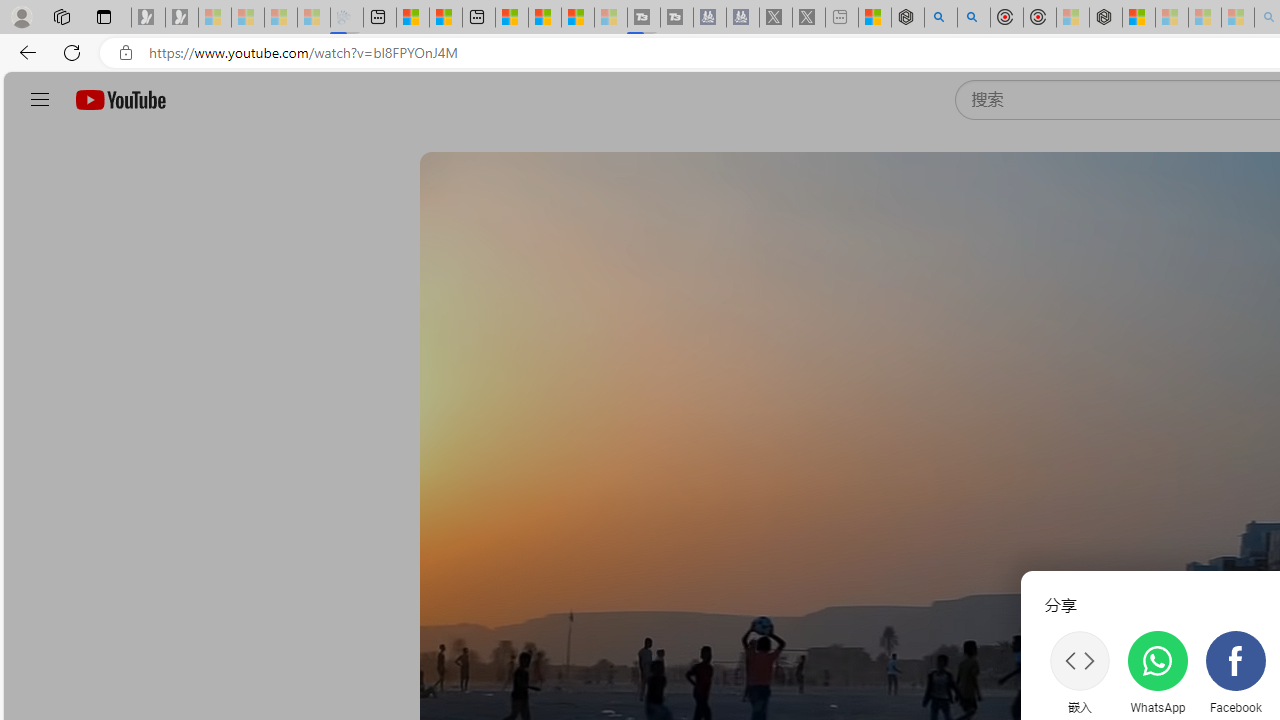 The height and width of the screenshot is (720, 1280). I want to click on 'WhatsApp', so click(1157, 672).